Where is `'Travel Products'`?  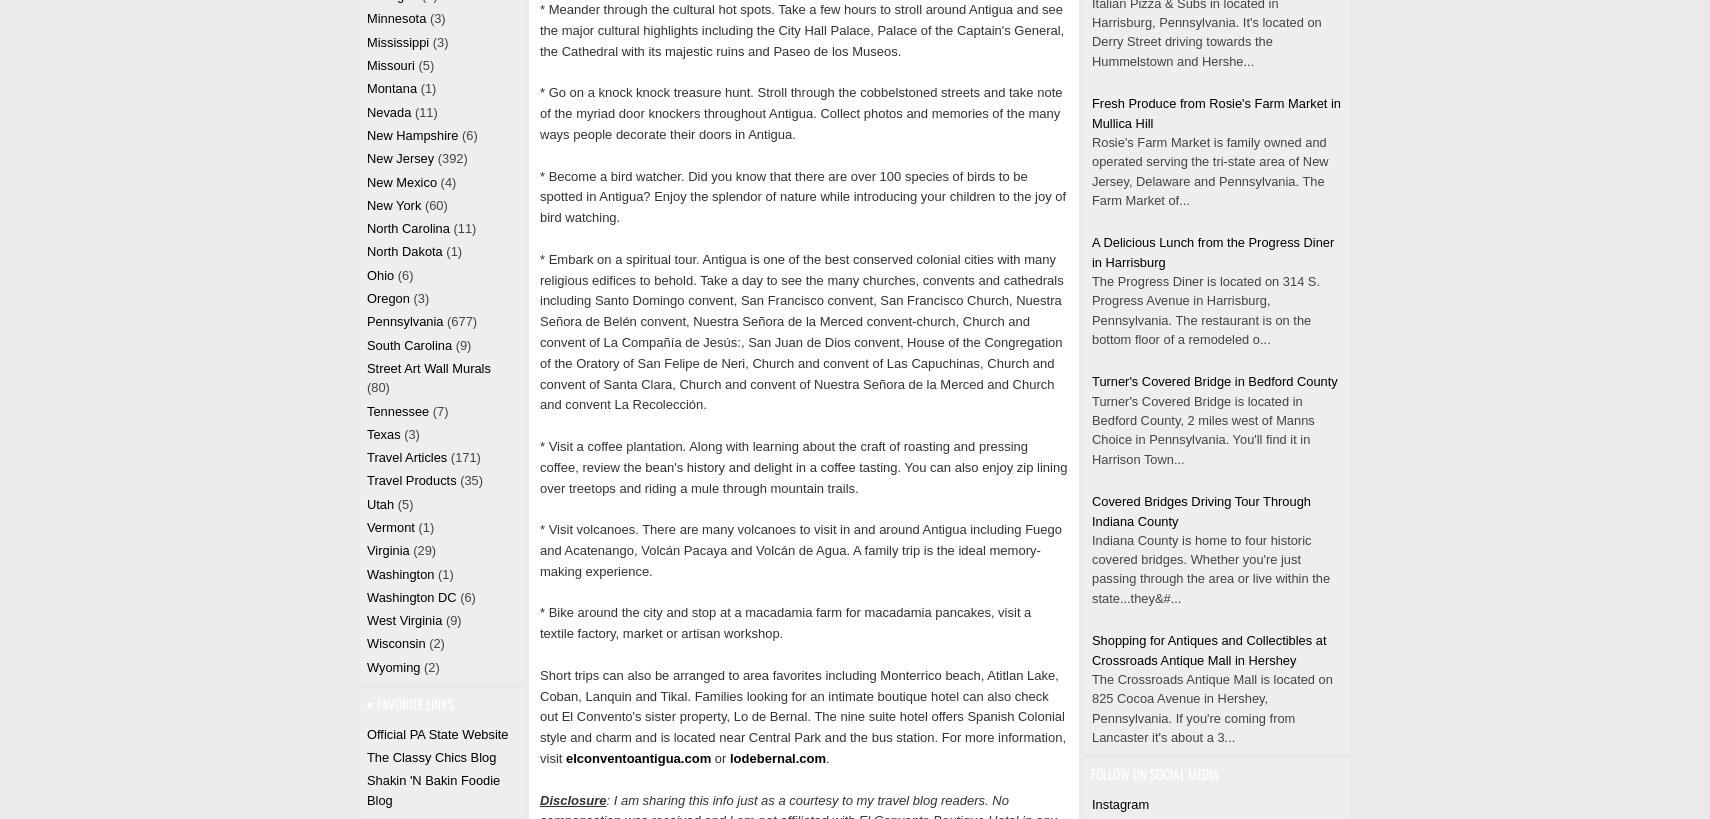
'Travel Products' is located at coordinates (410, 479).